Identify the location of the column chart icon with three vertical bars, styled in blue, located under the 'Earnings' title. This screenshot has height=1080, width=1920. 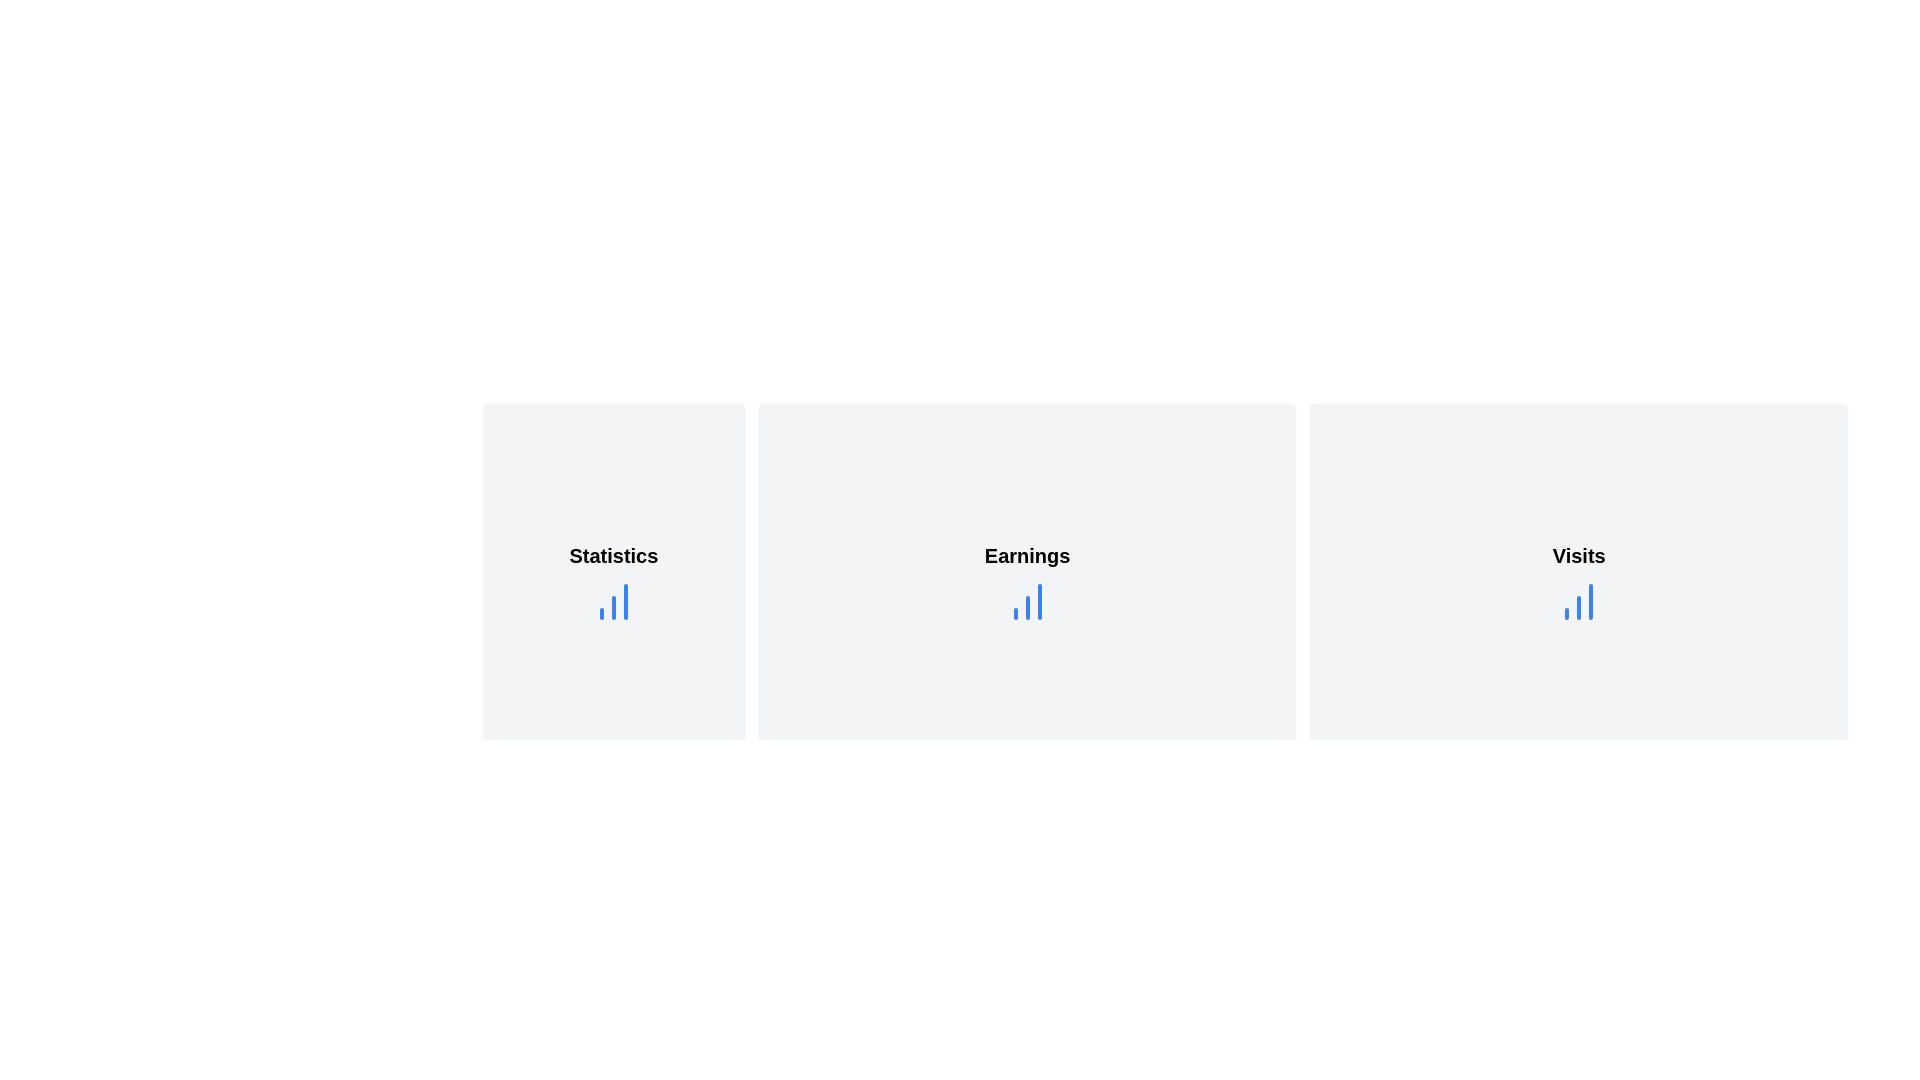
(1027, 600).